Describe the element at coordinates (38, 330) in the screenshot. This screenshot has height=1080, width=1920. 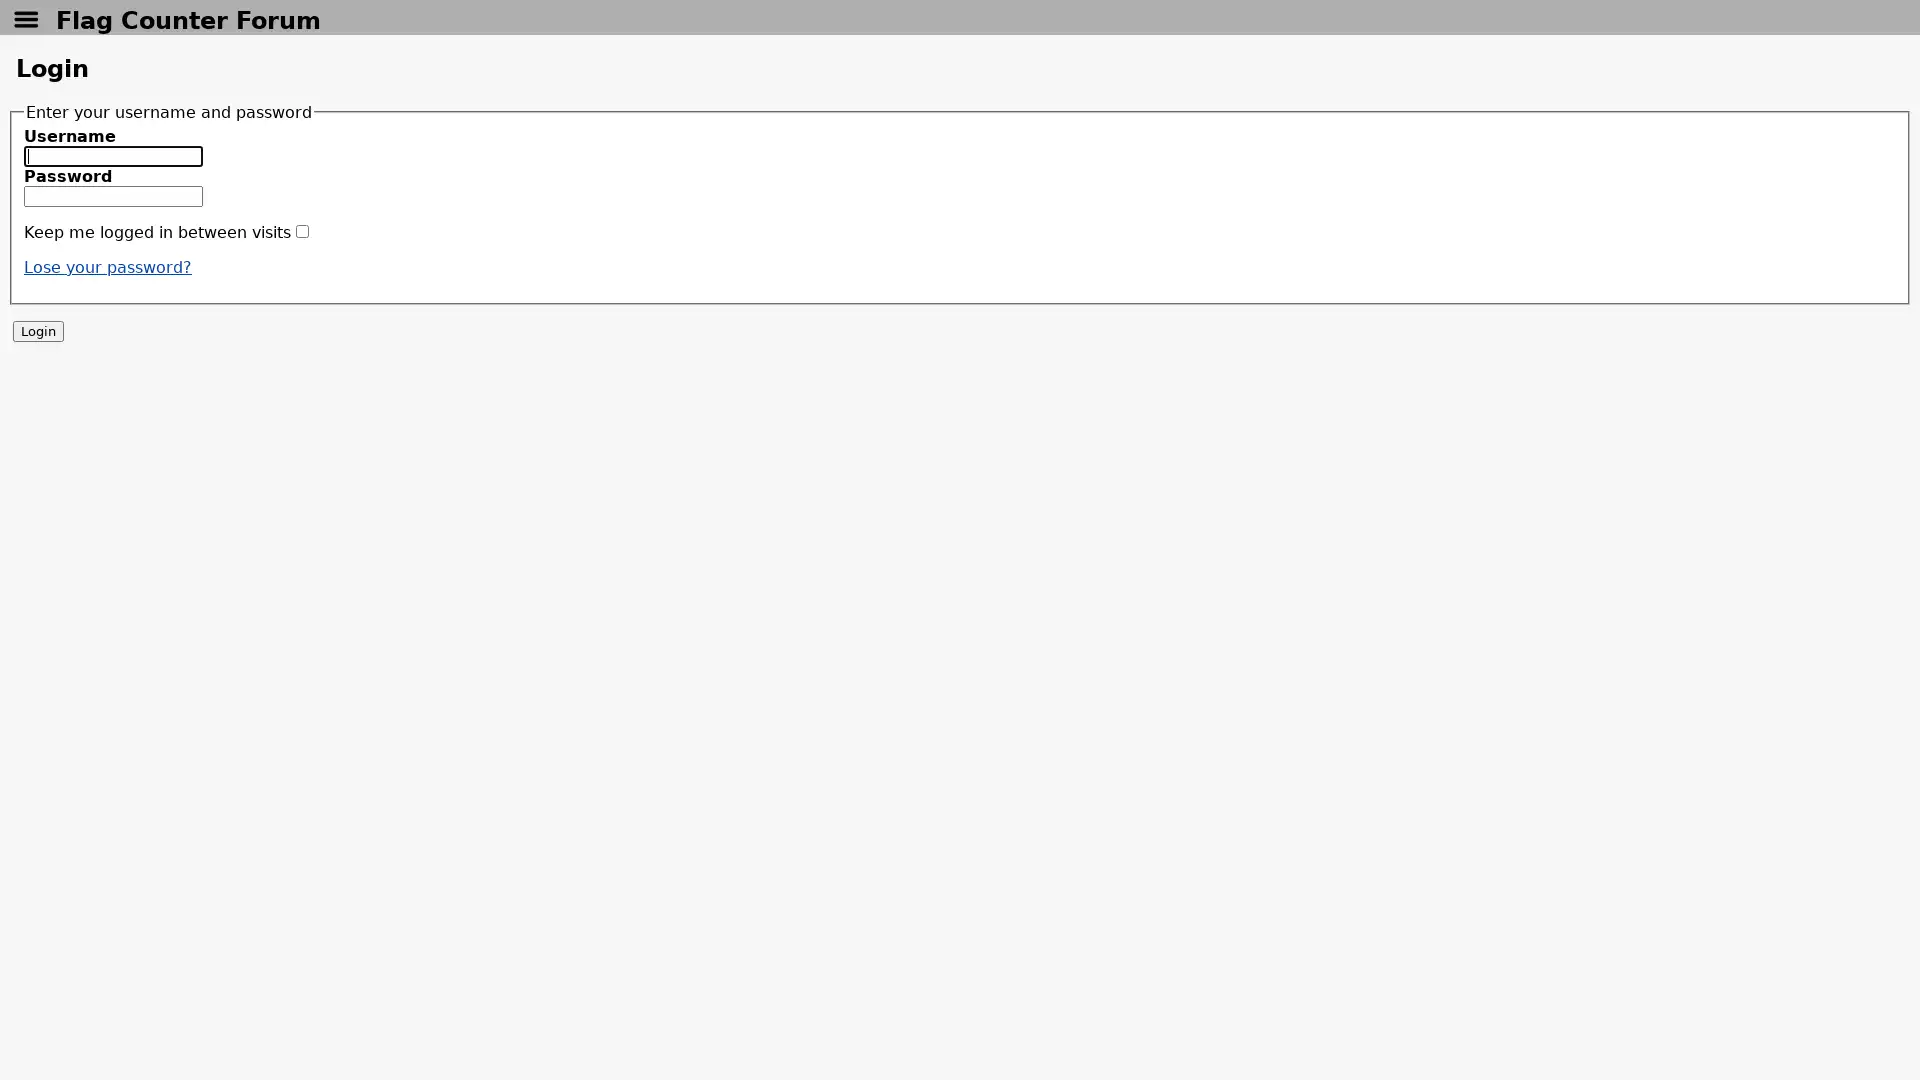
I see `Login` at that location.